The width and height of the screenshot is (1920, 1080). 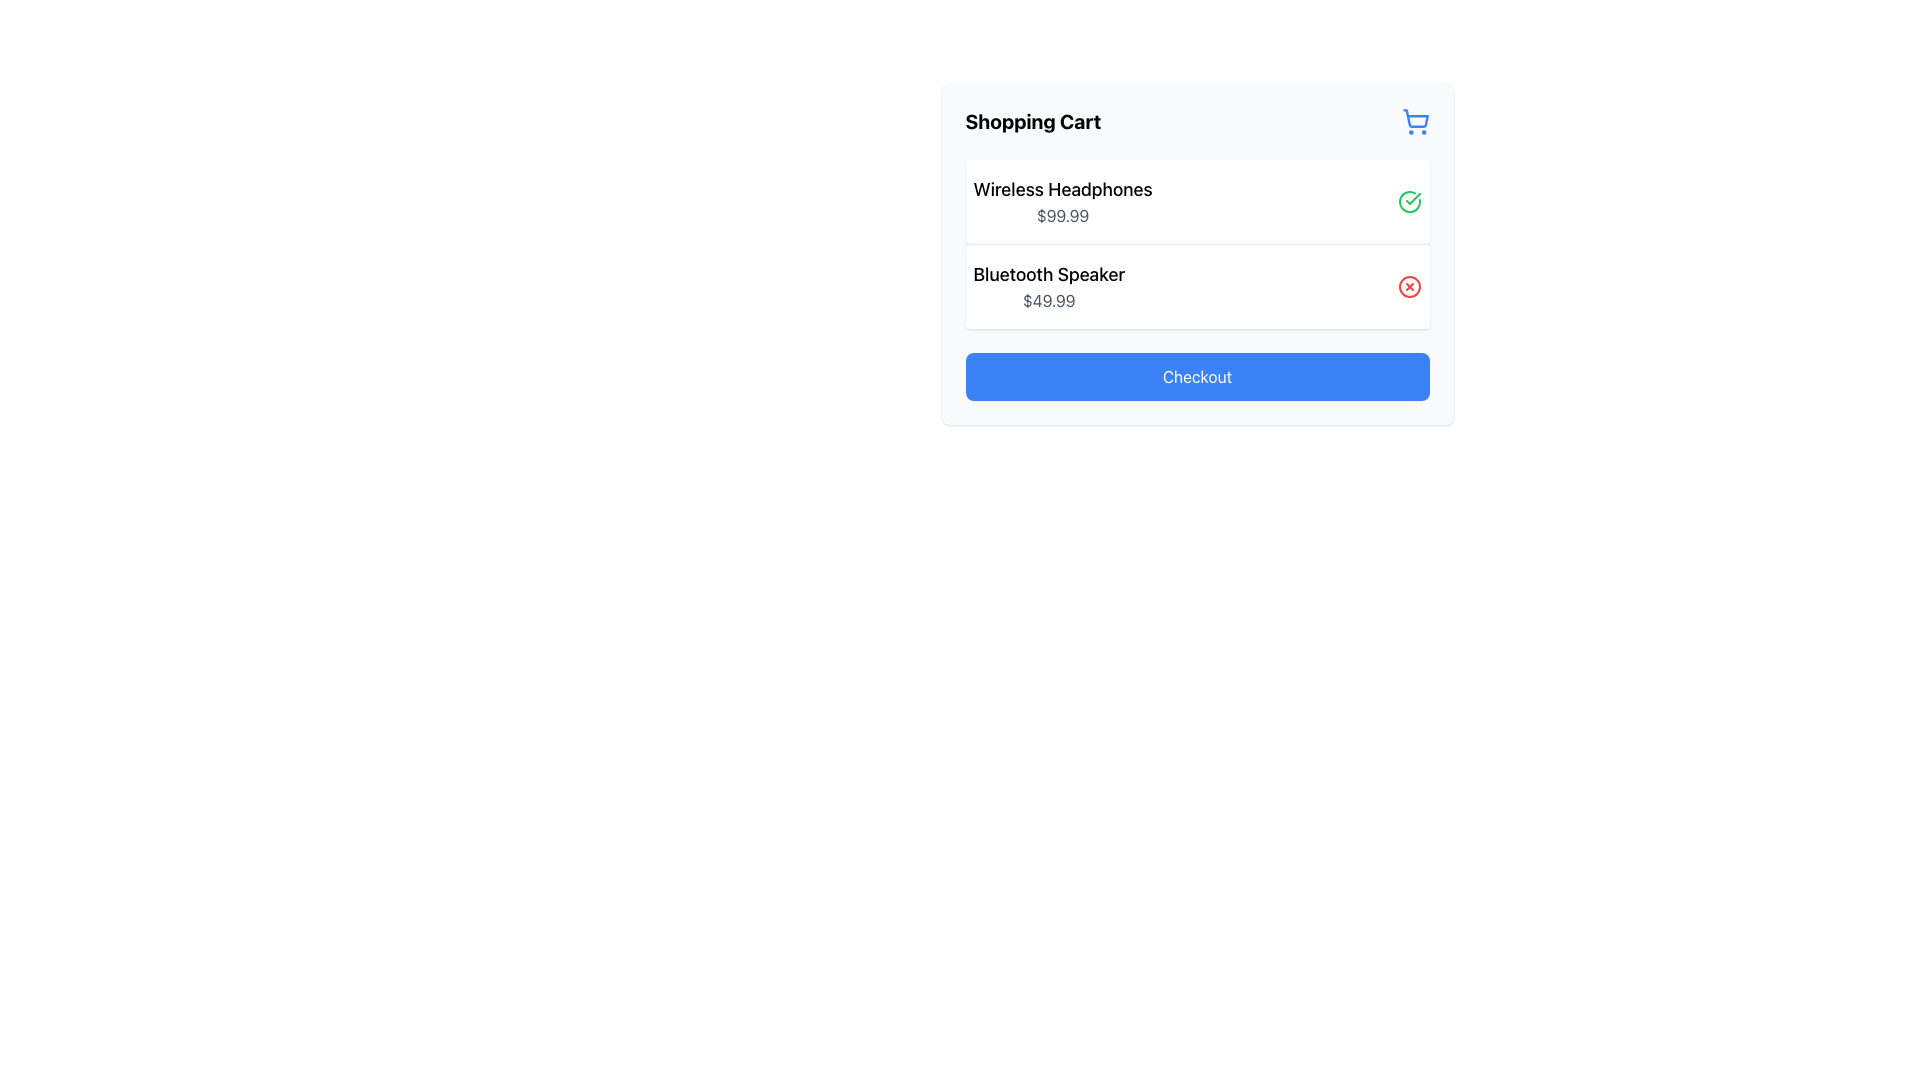 What do you see at coordinates (1197, 243) in the screenshot?
I see `the sectional list containing product items in the shopping cart UI` at bounding box center [1197, 243].